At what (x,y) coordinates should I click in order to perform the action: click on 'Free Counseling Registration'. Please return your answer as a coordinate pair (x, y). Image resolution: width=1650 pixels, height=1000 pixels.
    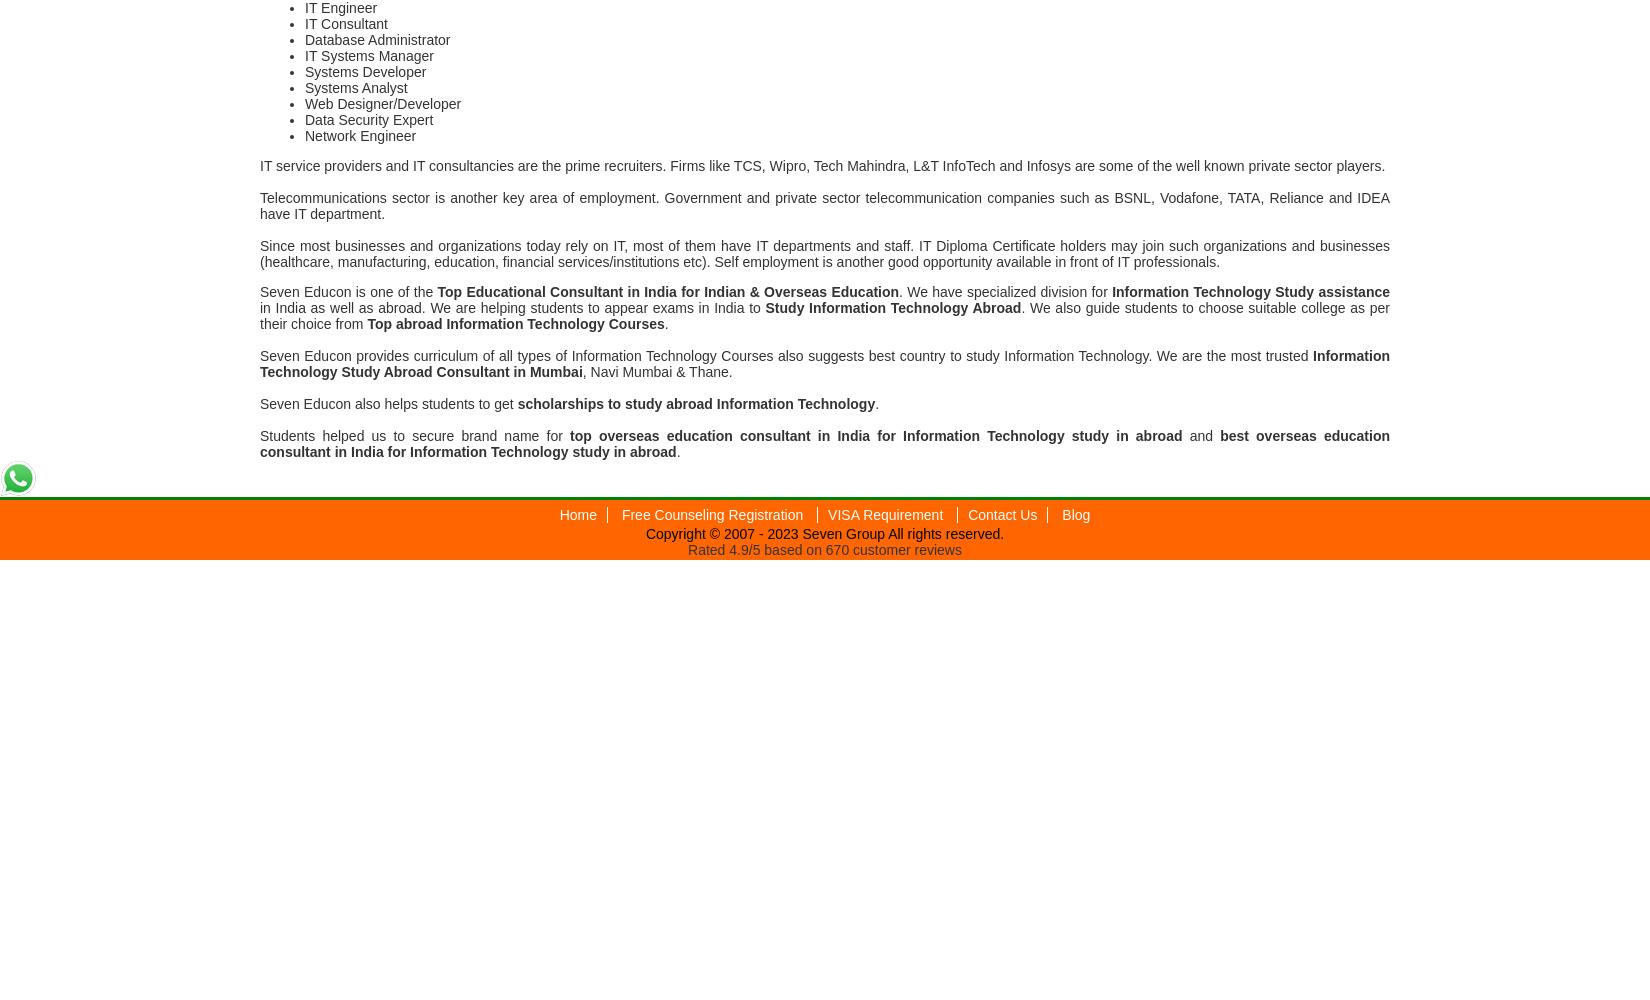
    Looking at the image, I should click on (712, 514).